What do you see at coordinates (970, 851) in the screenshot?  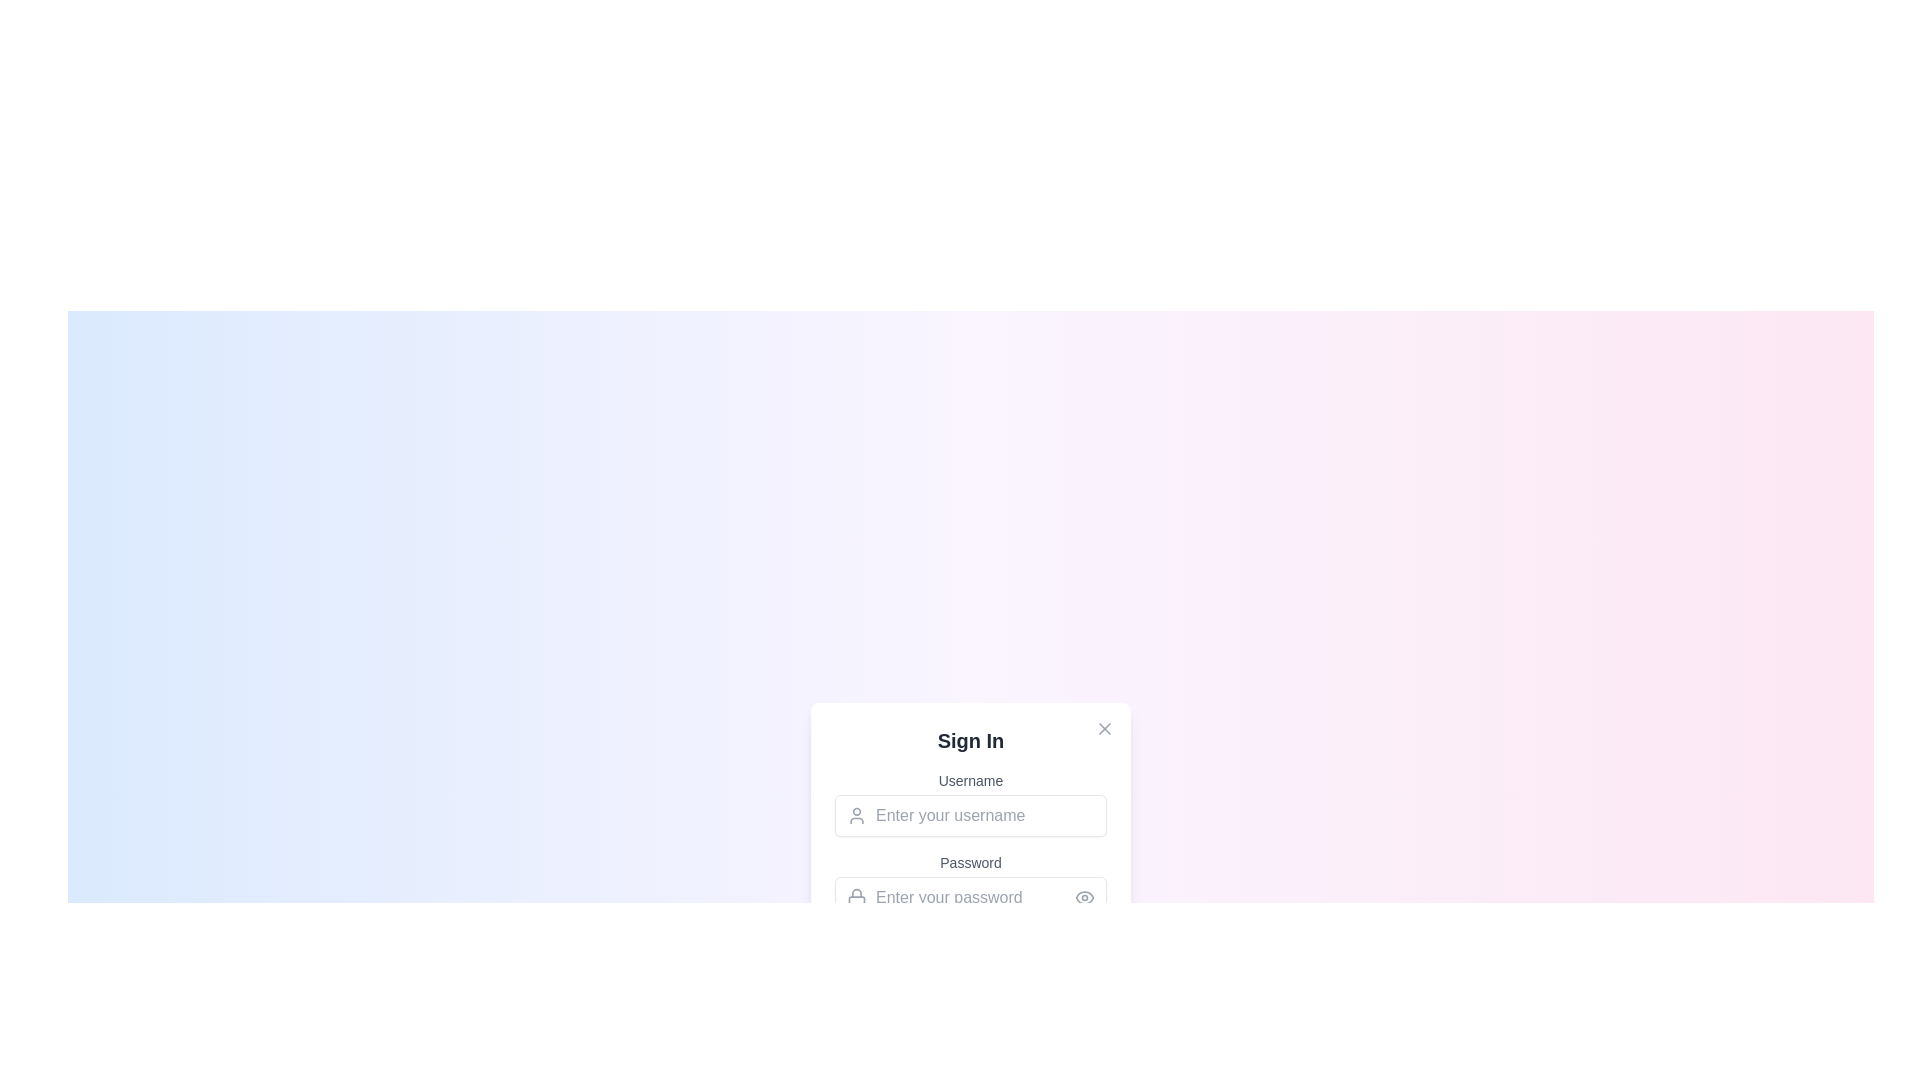 I see `the label that provides a descriptive title for the password input field, located below the 'Username' label and input field, centered horizontally within a card-like sign-in form element` at bounding box center [970, 851].